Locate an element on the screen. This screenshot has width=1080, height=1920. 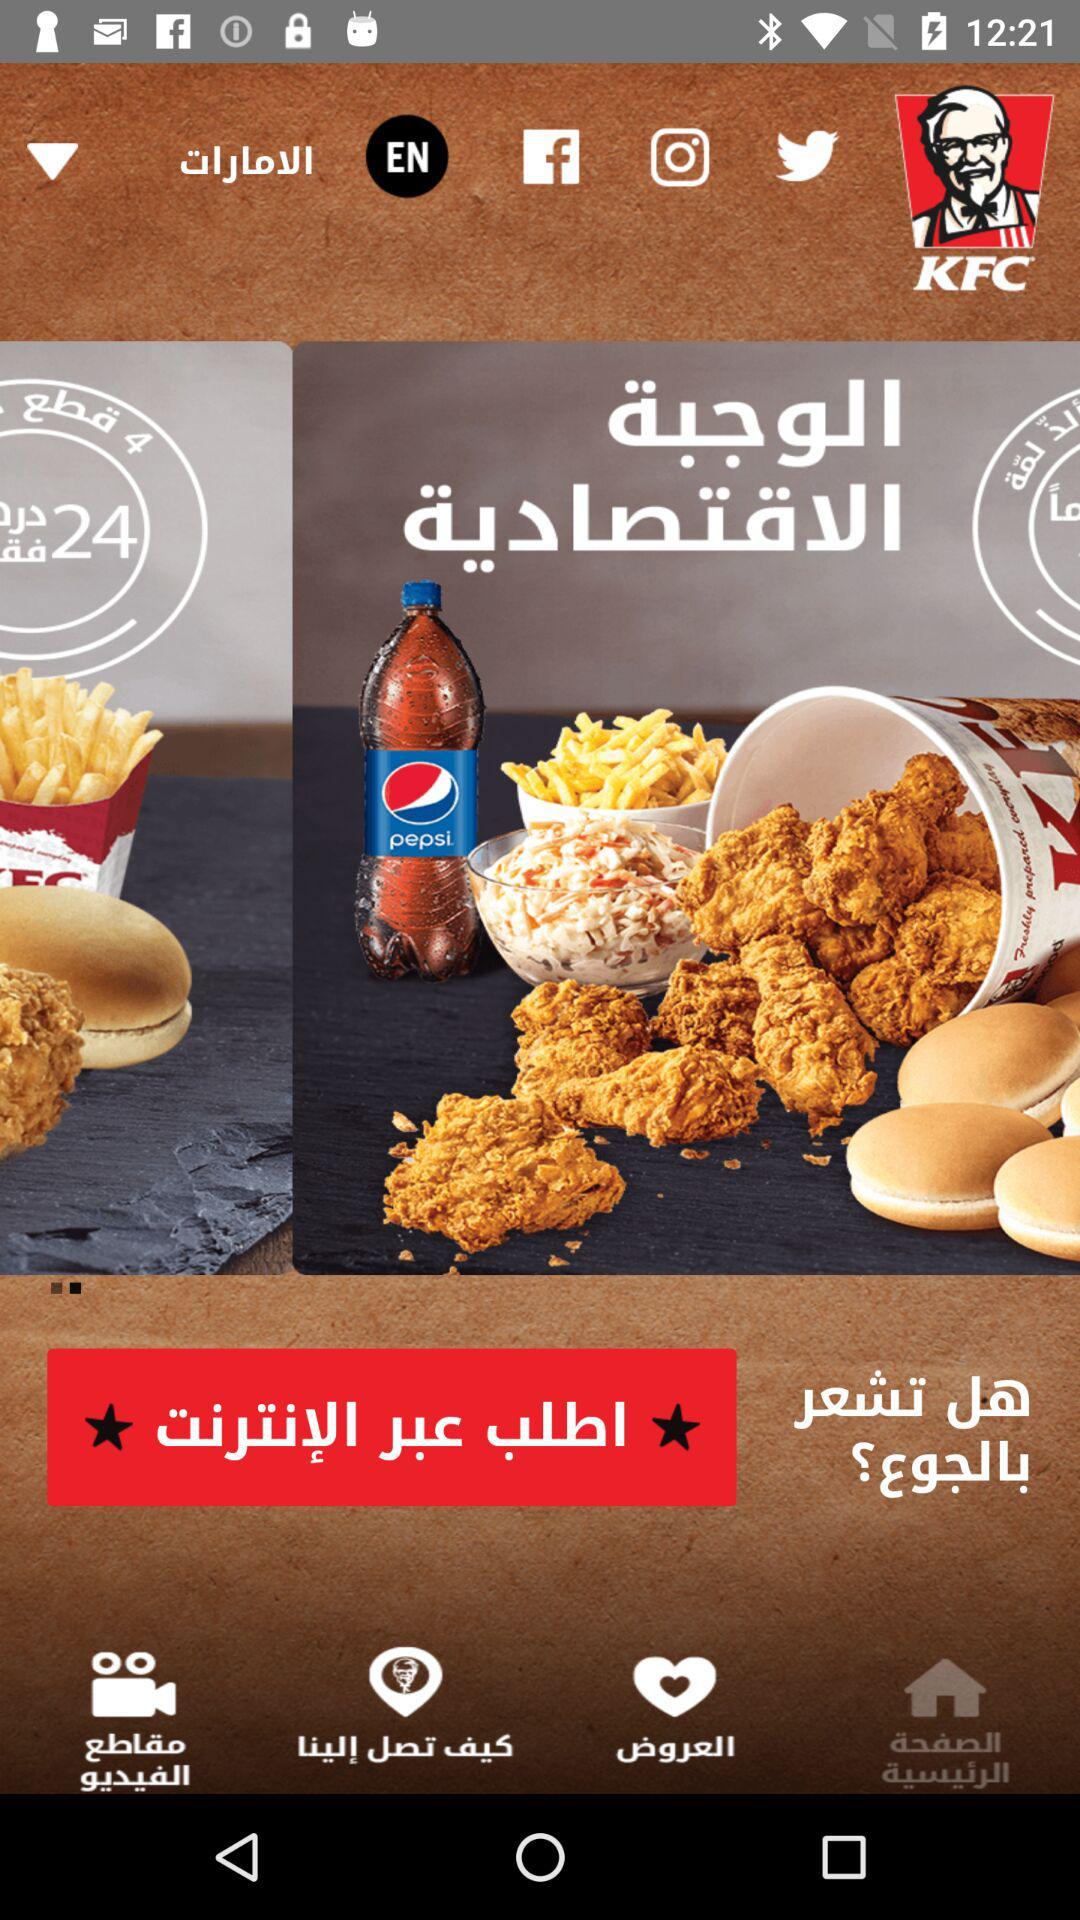
icon at the center is located at coordinates (540, 808).